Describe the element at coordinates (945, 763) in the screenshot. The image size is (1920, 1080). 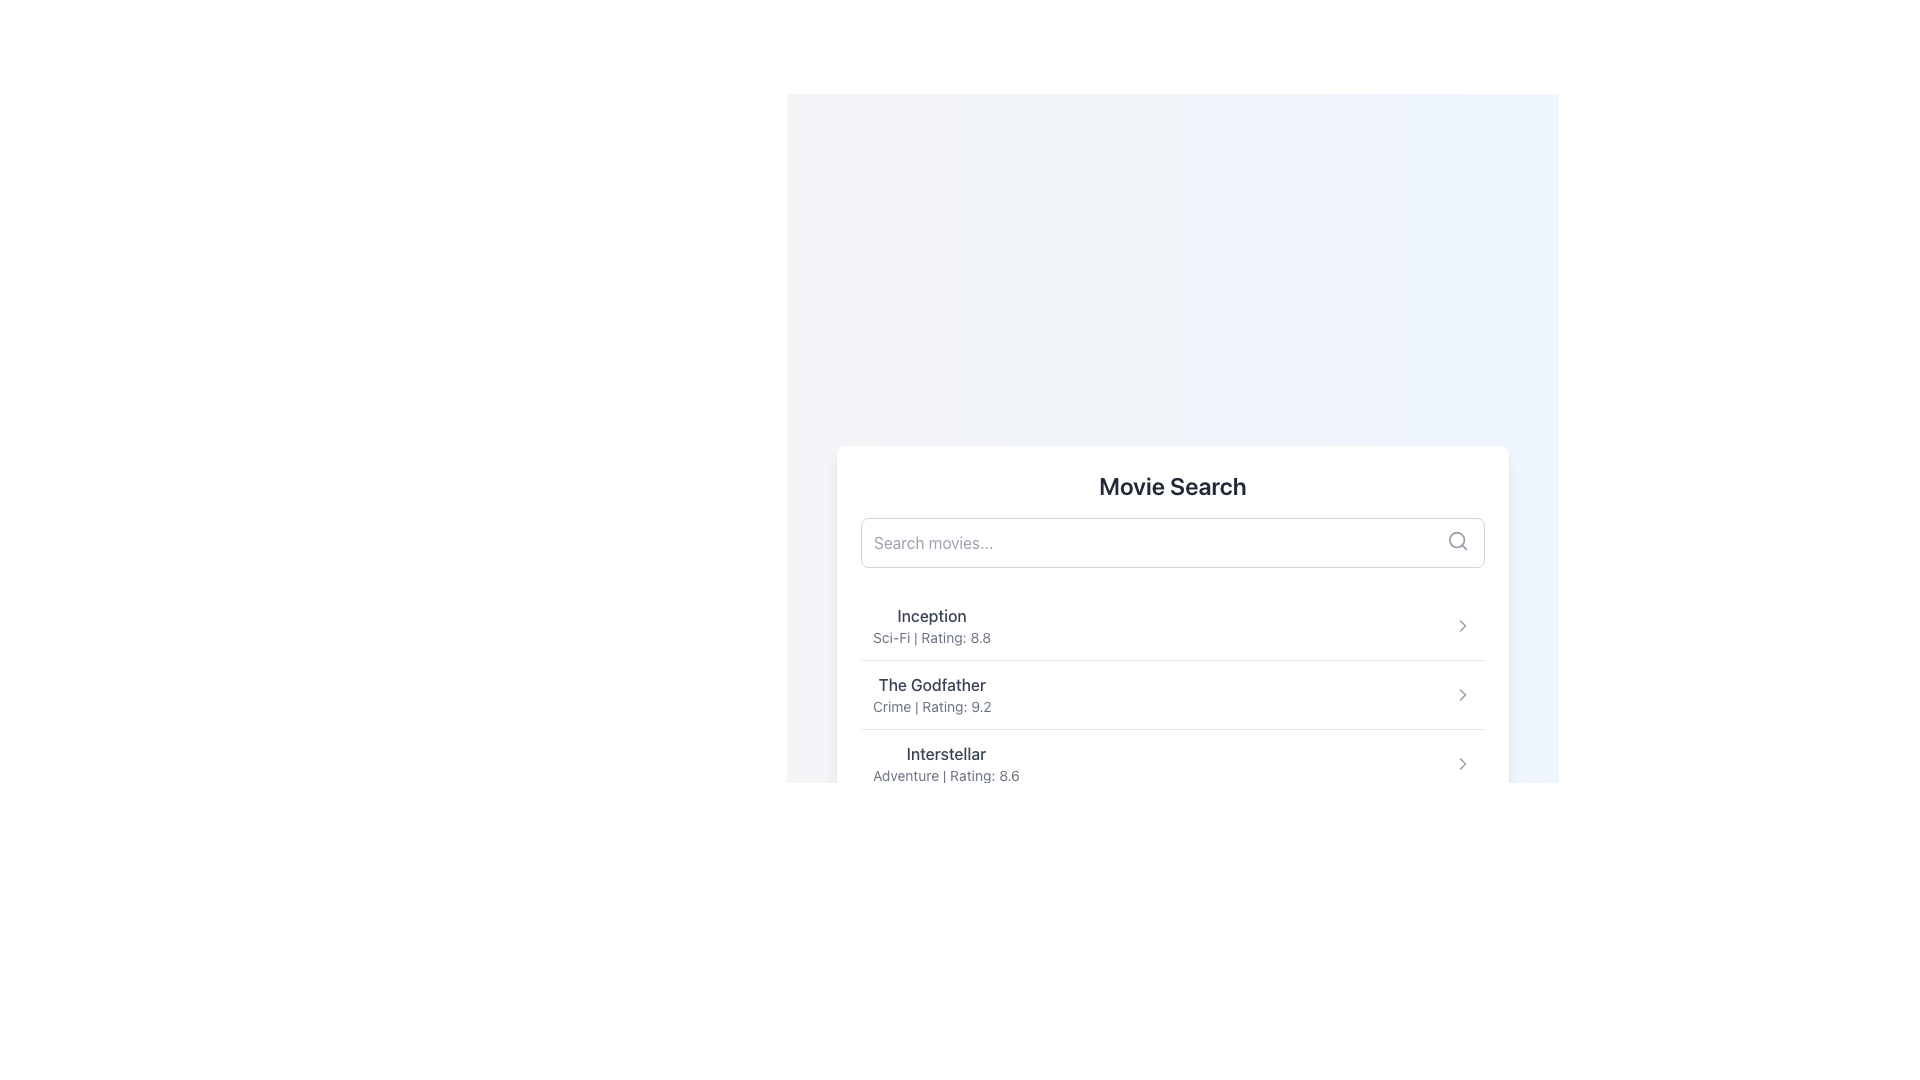
I see `the third movie listing in the search results interface` at that location.